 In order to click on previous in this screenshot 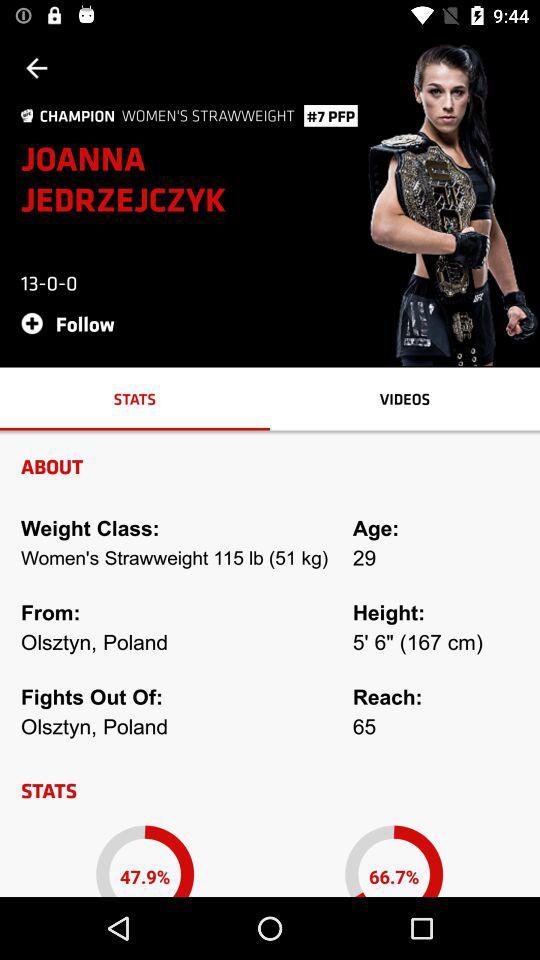, I will do `click(36, 68)`.